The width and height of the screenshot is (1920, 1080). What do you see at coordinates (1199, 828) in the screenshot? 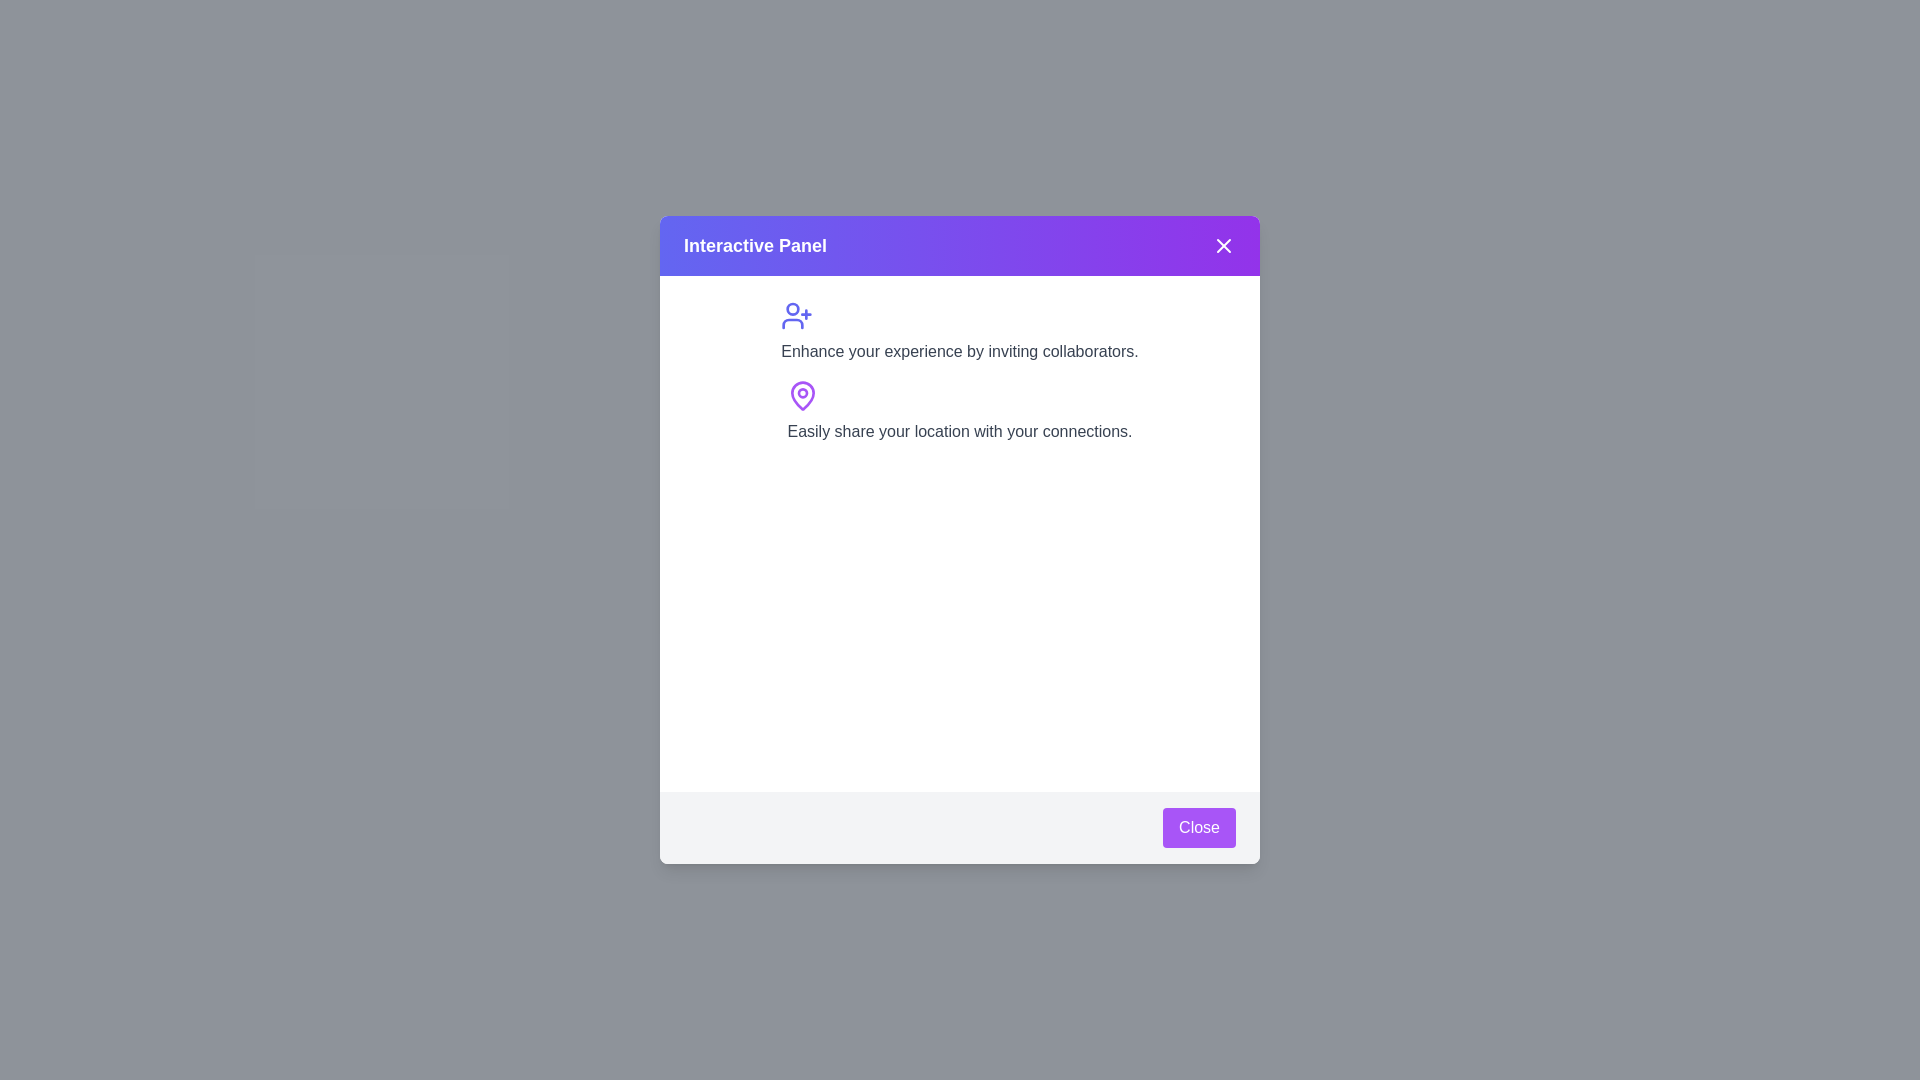
I see `the 'Close' button with a purple background located in the bottom-right corner of the modal` at bounding box center [1199, 828].